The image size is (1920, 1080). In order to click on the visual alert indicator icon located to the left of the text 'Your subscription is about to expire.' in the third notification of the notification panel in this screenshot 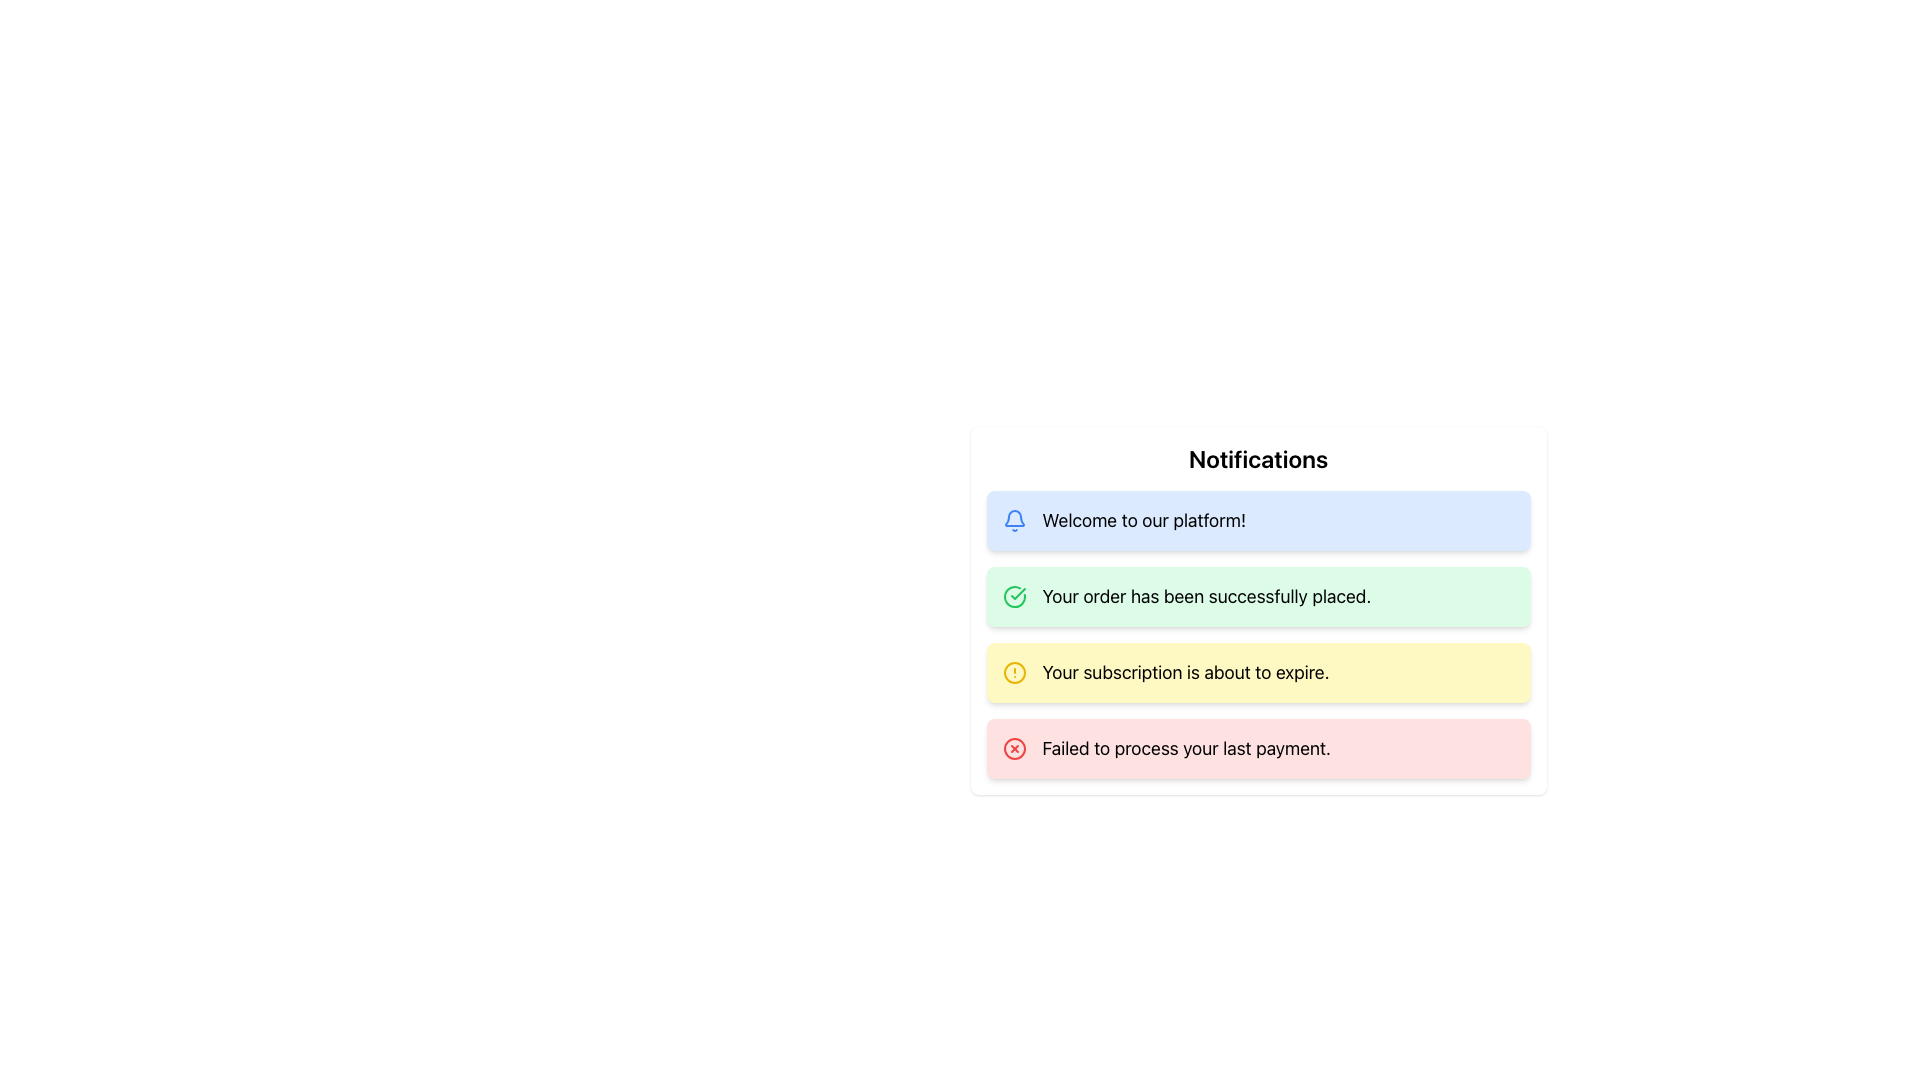, I will do `click(1014, 672)`.